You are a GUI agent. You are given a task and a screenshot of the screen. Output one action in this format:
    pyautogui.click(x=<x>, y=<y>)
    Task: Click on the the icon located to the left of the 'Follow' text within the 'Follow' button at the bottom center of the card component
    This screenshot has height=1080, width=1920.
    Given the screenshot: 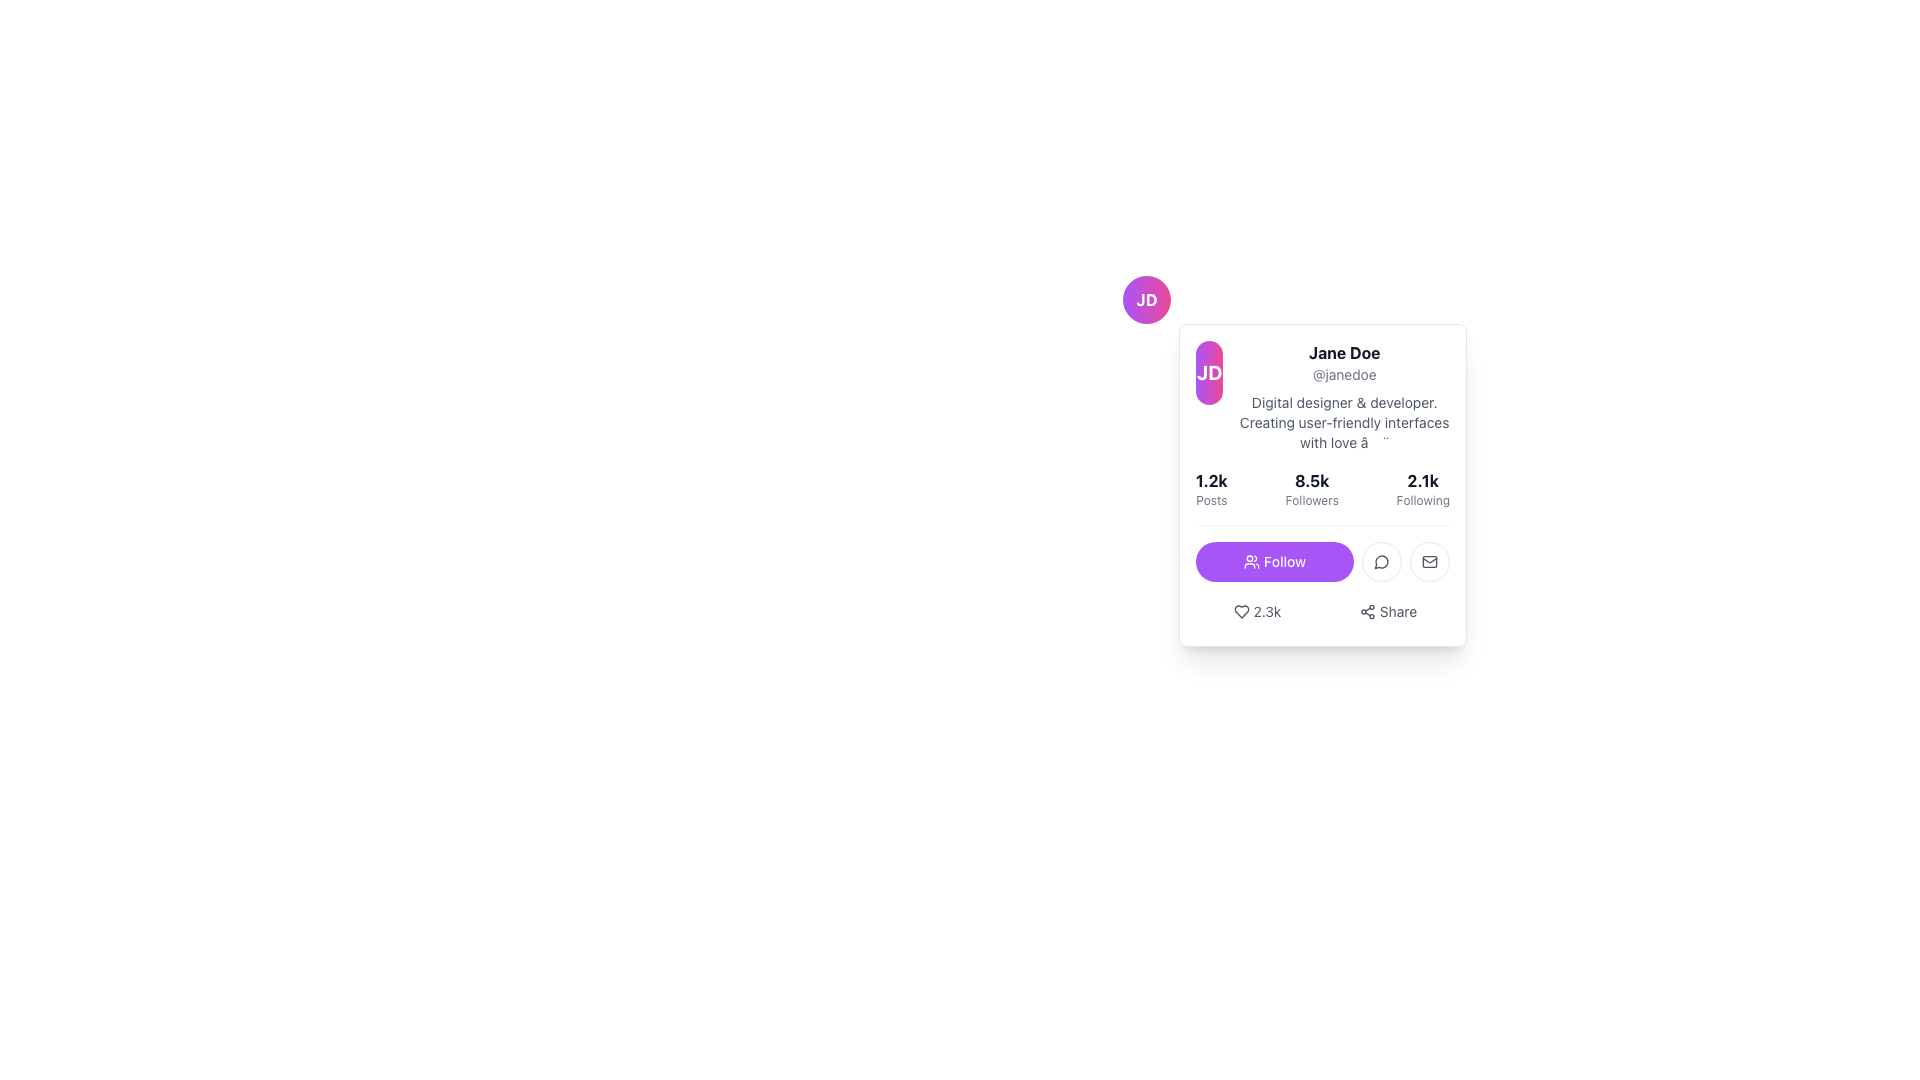 What is the action you would take?
    pyautogui.click(x=1250, y=562)
    